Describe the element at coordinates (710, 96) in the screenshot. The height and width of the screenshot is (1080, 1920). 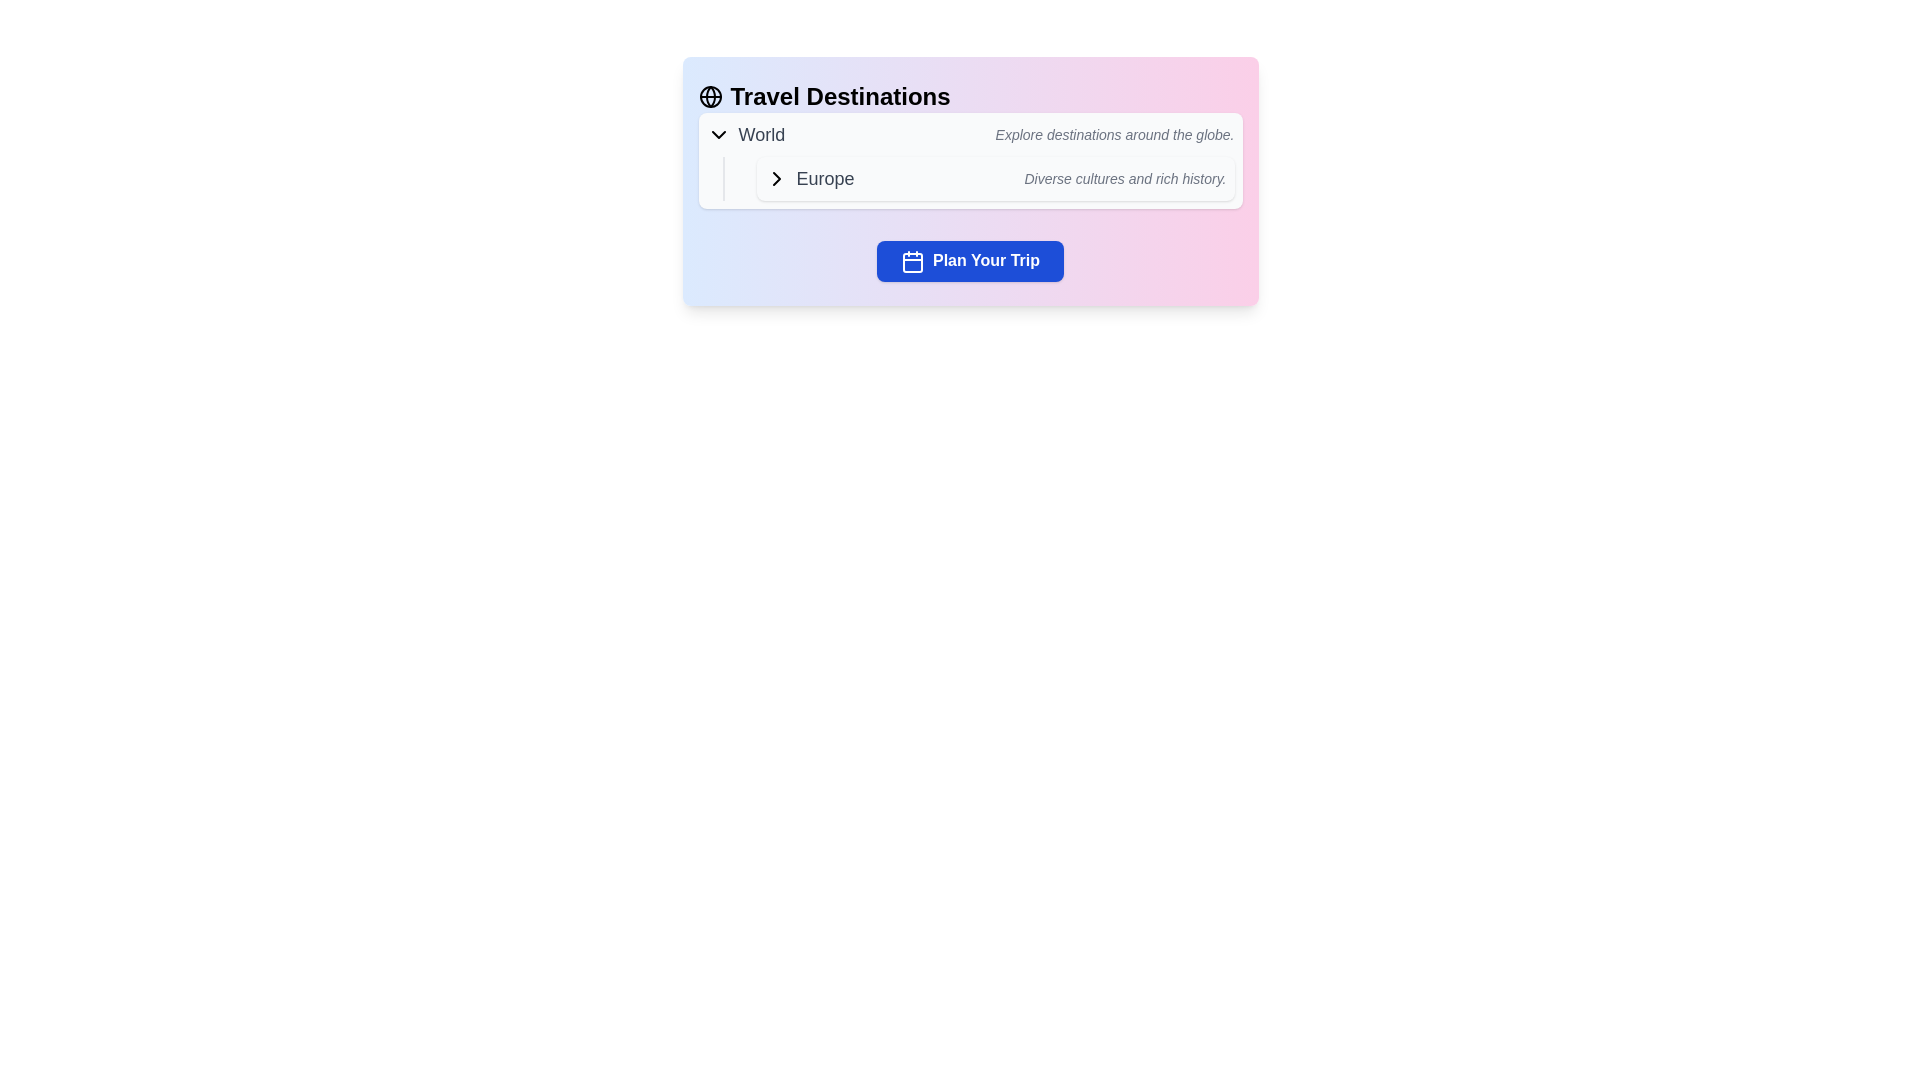
I see `the decorative SVG circle element in the globe icon, located adjacent to the title 'Travel Destinations'` at that location.